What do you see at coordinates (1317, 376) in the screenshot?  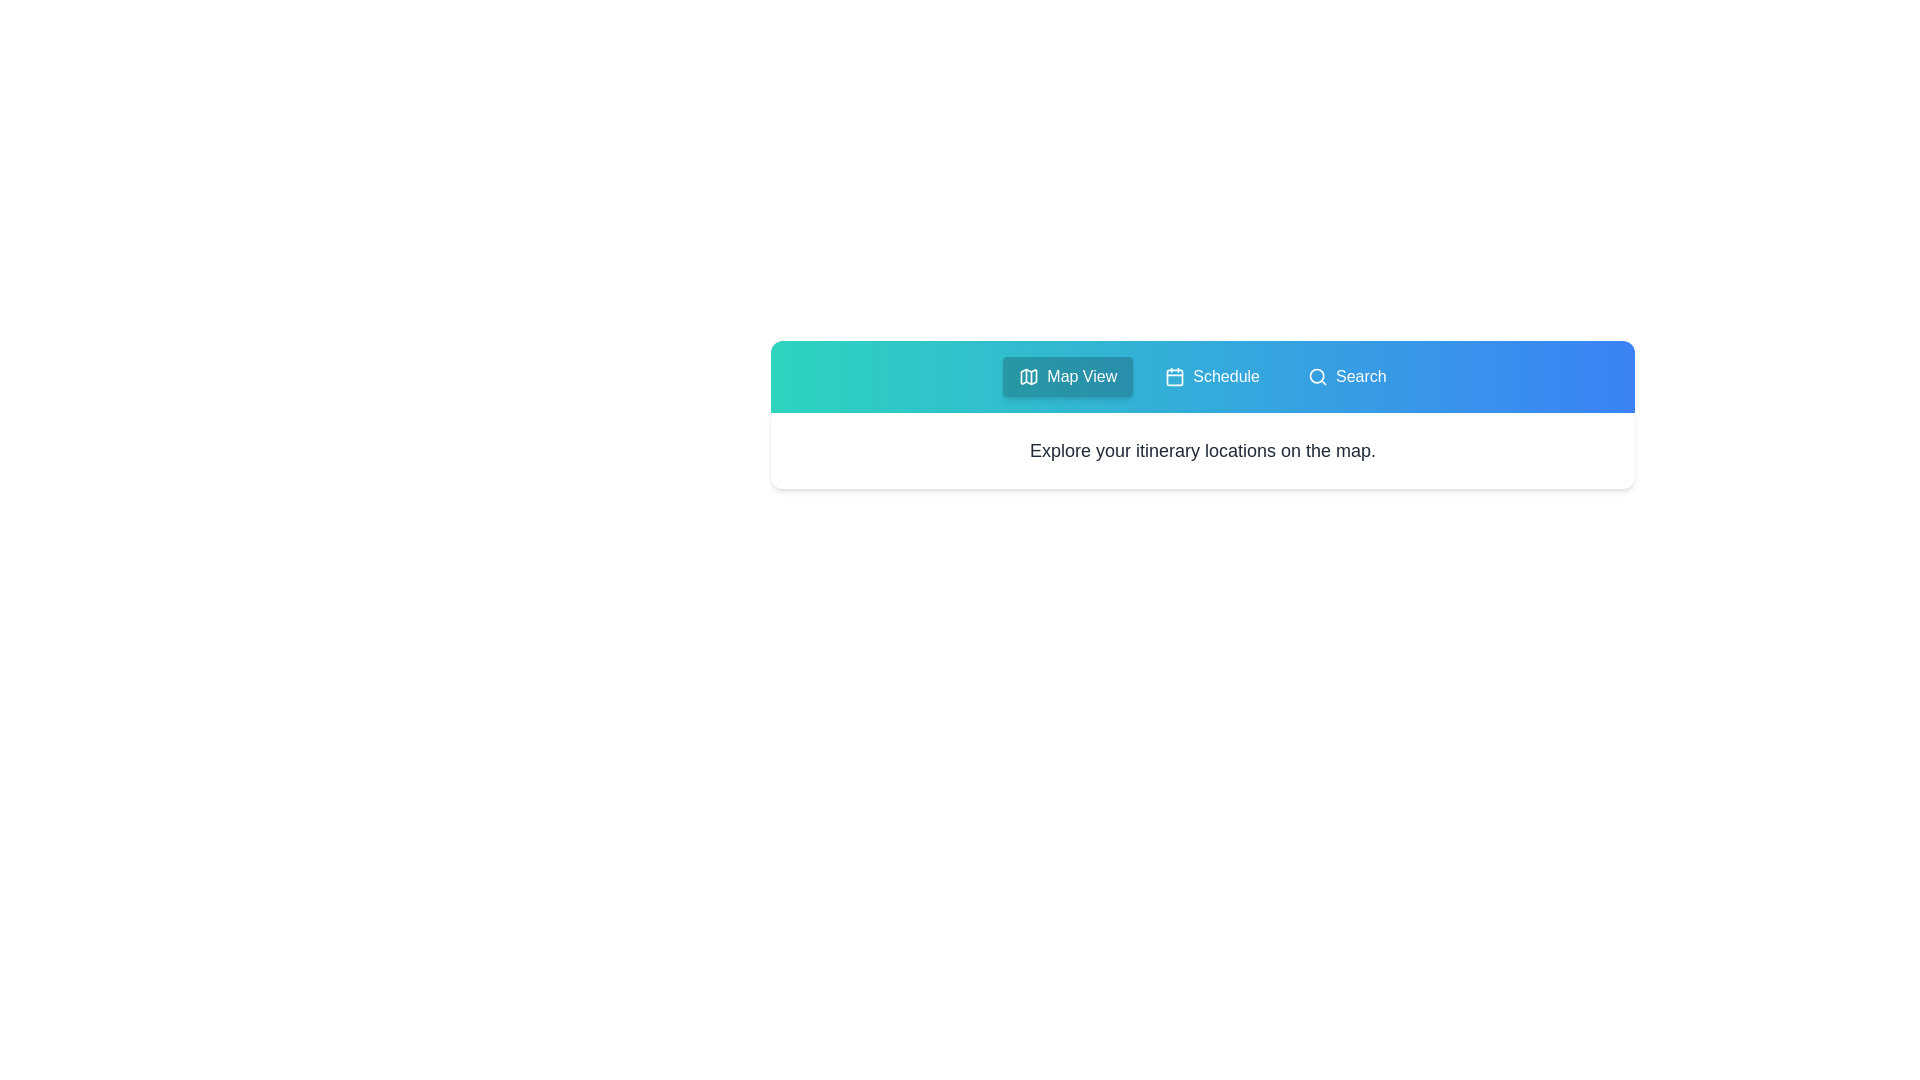 I see `the circular icon element within the search icon located at the rightmost button in the upper menu bar` at bounding box center [1317, 376].